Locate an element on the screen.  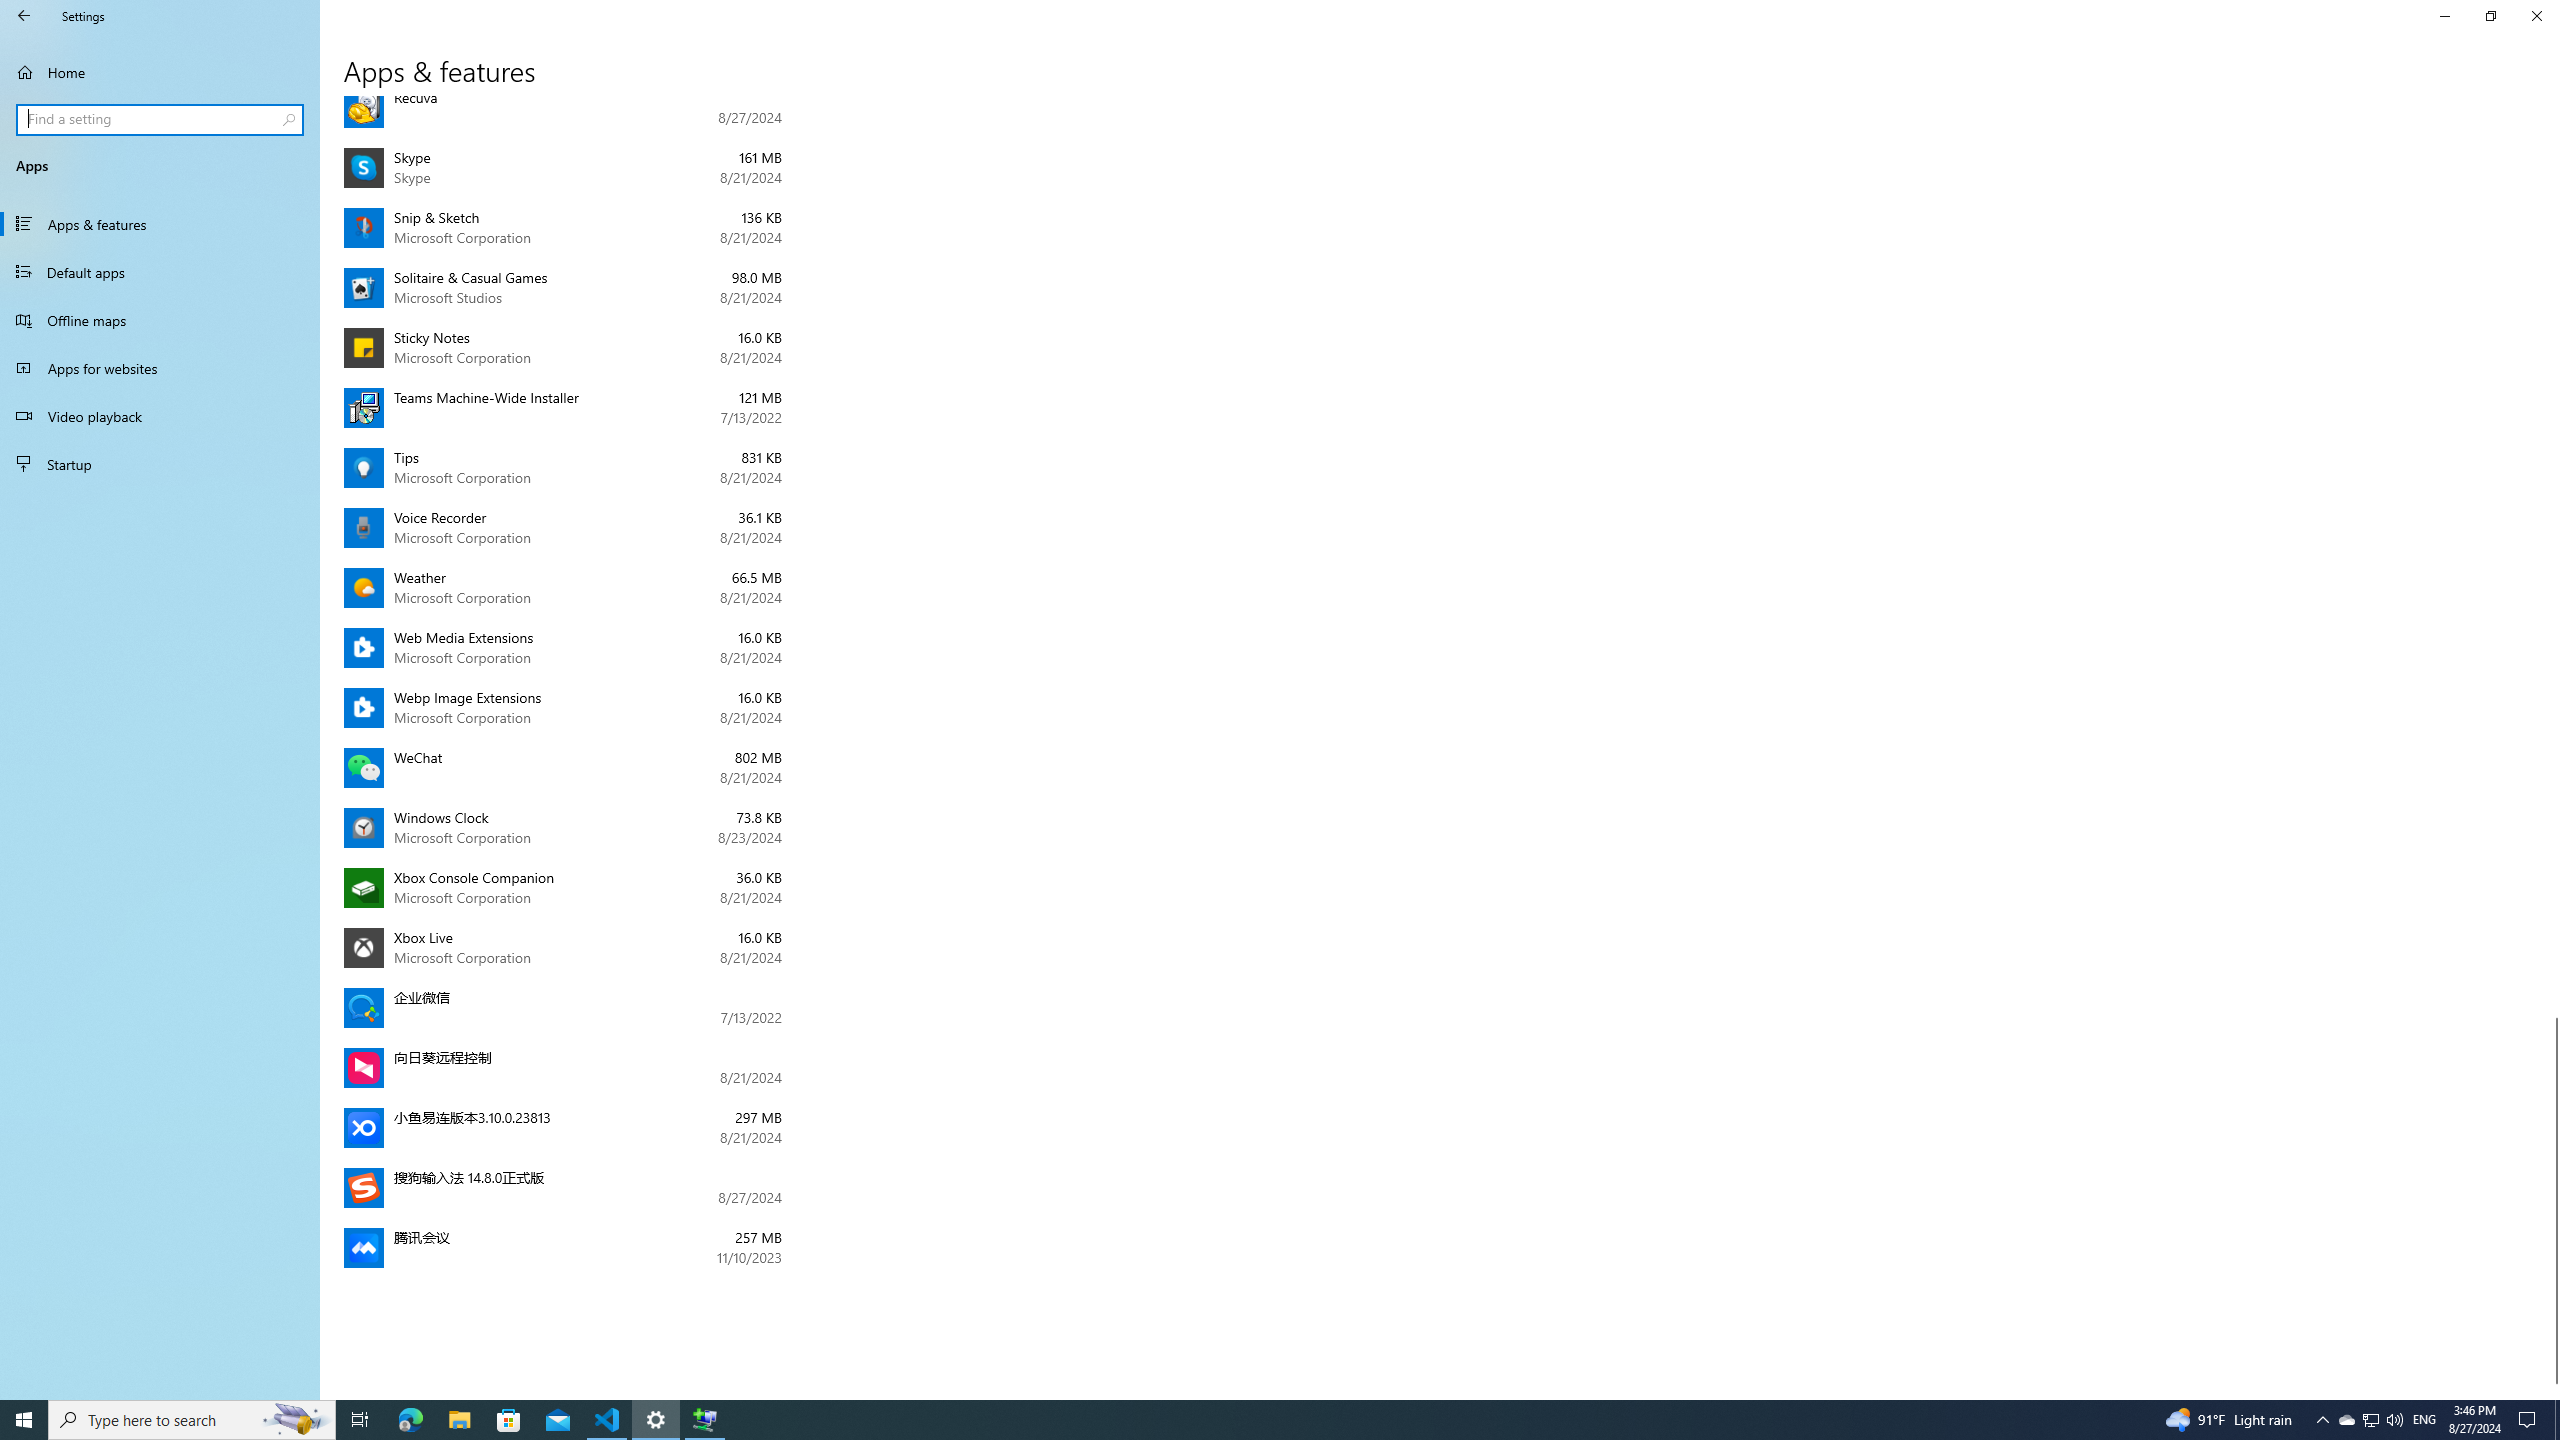
'Extensible Wizards Host Process - 1 running window' is located at coordinates (705, 1418).